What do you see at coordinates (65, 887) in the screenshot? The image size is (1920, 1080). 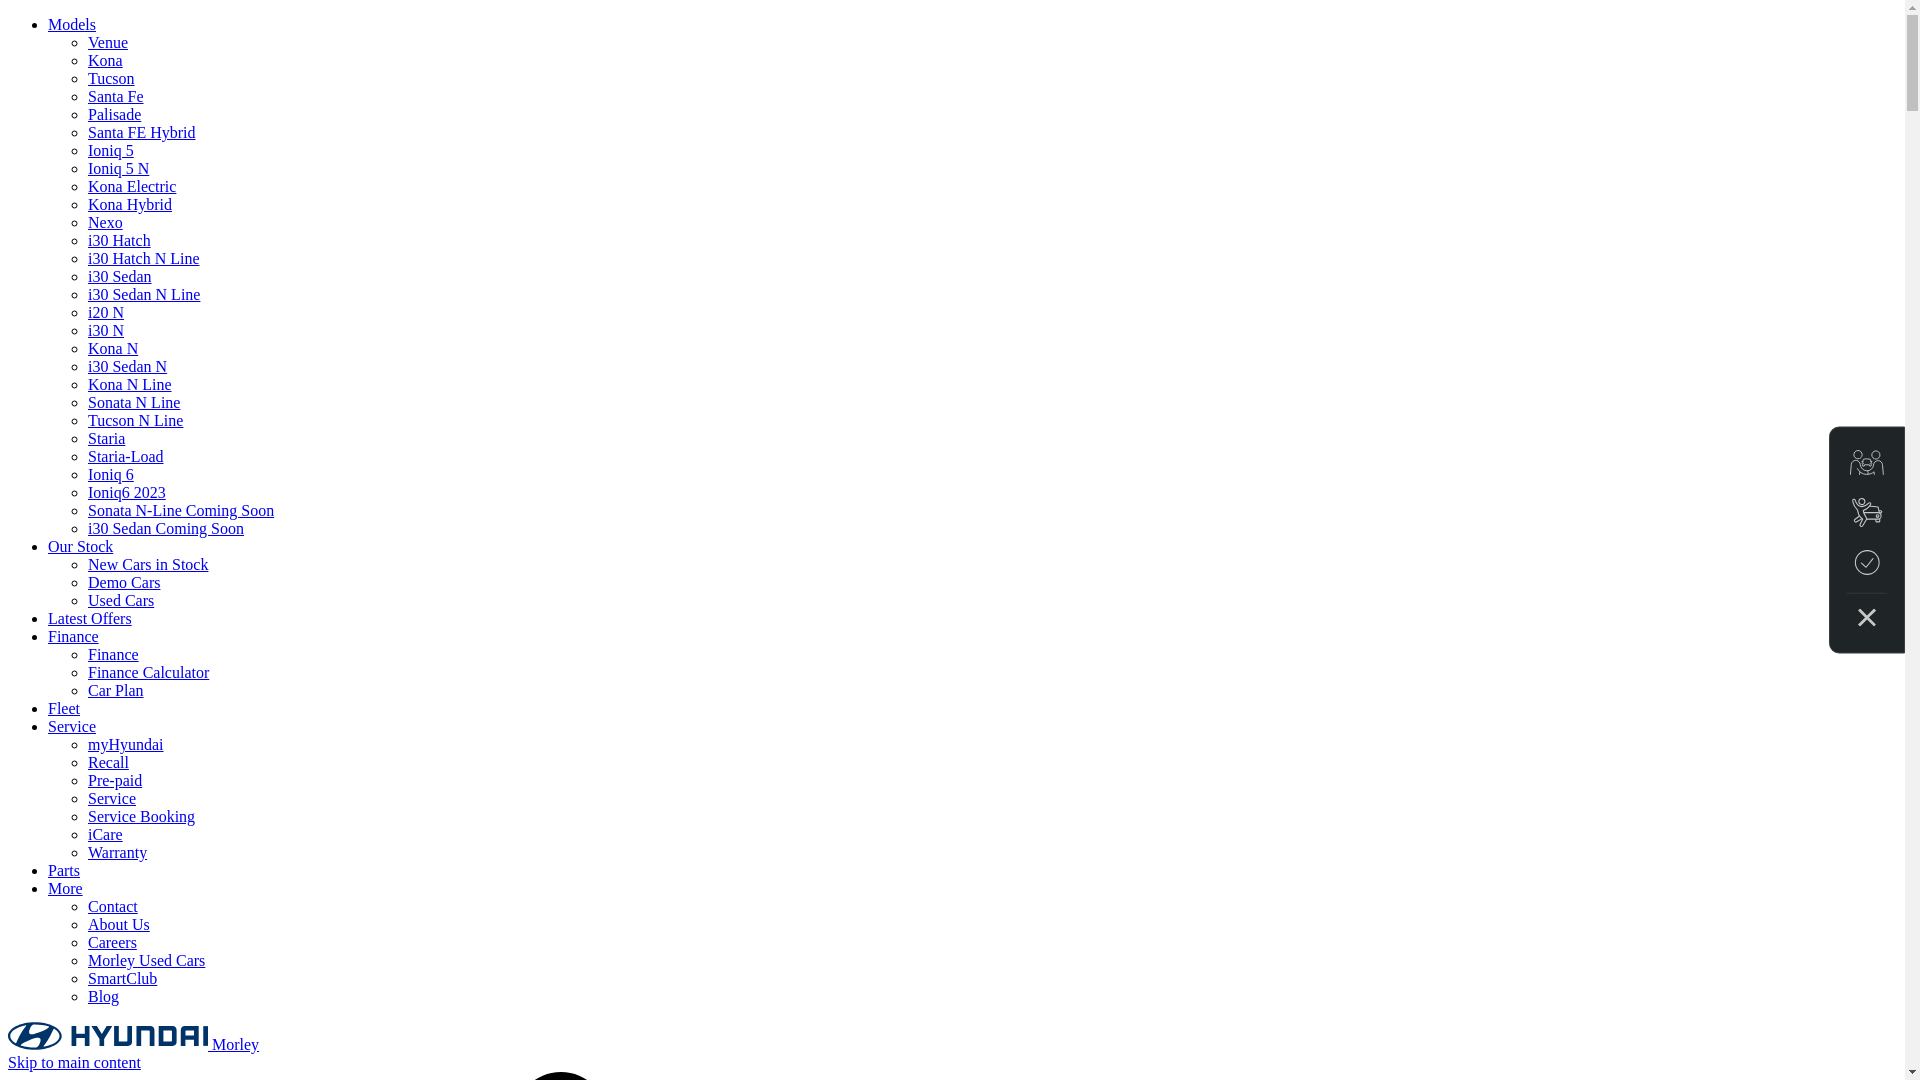 I see `'More'` at bounding box center [65, 887].